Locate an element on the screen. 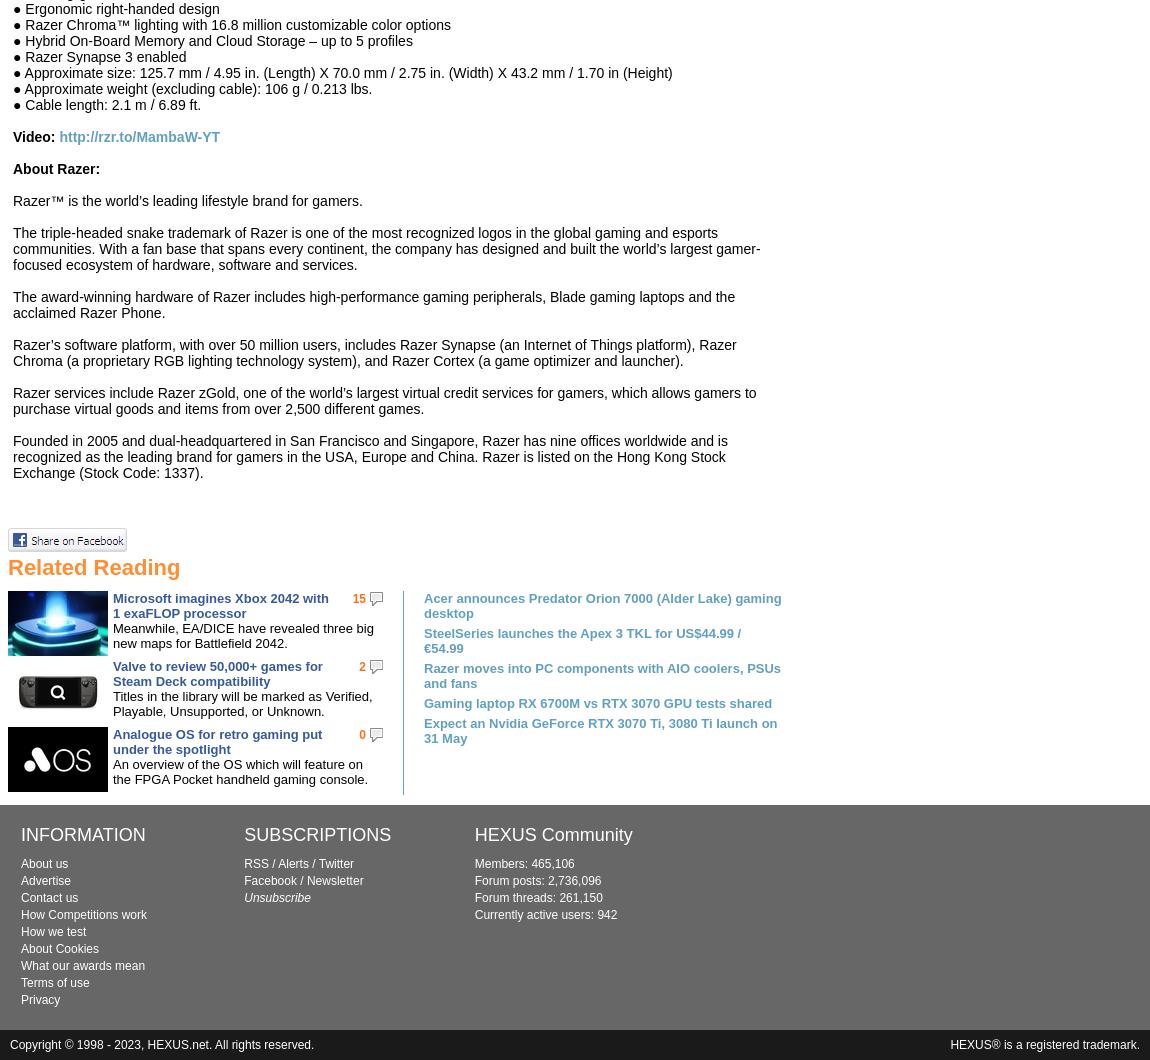 The width and height of the screenshot is (1150, 1060). 'INFORMATION' is located at coordinates (20, 834).